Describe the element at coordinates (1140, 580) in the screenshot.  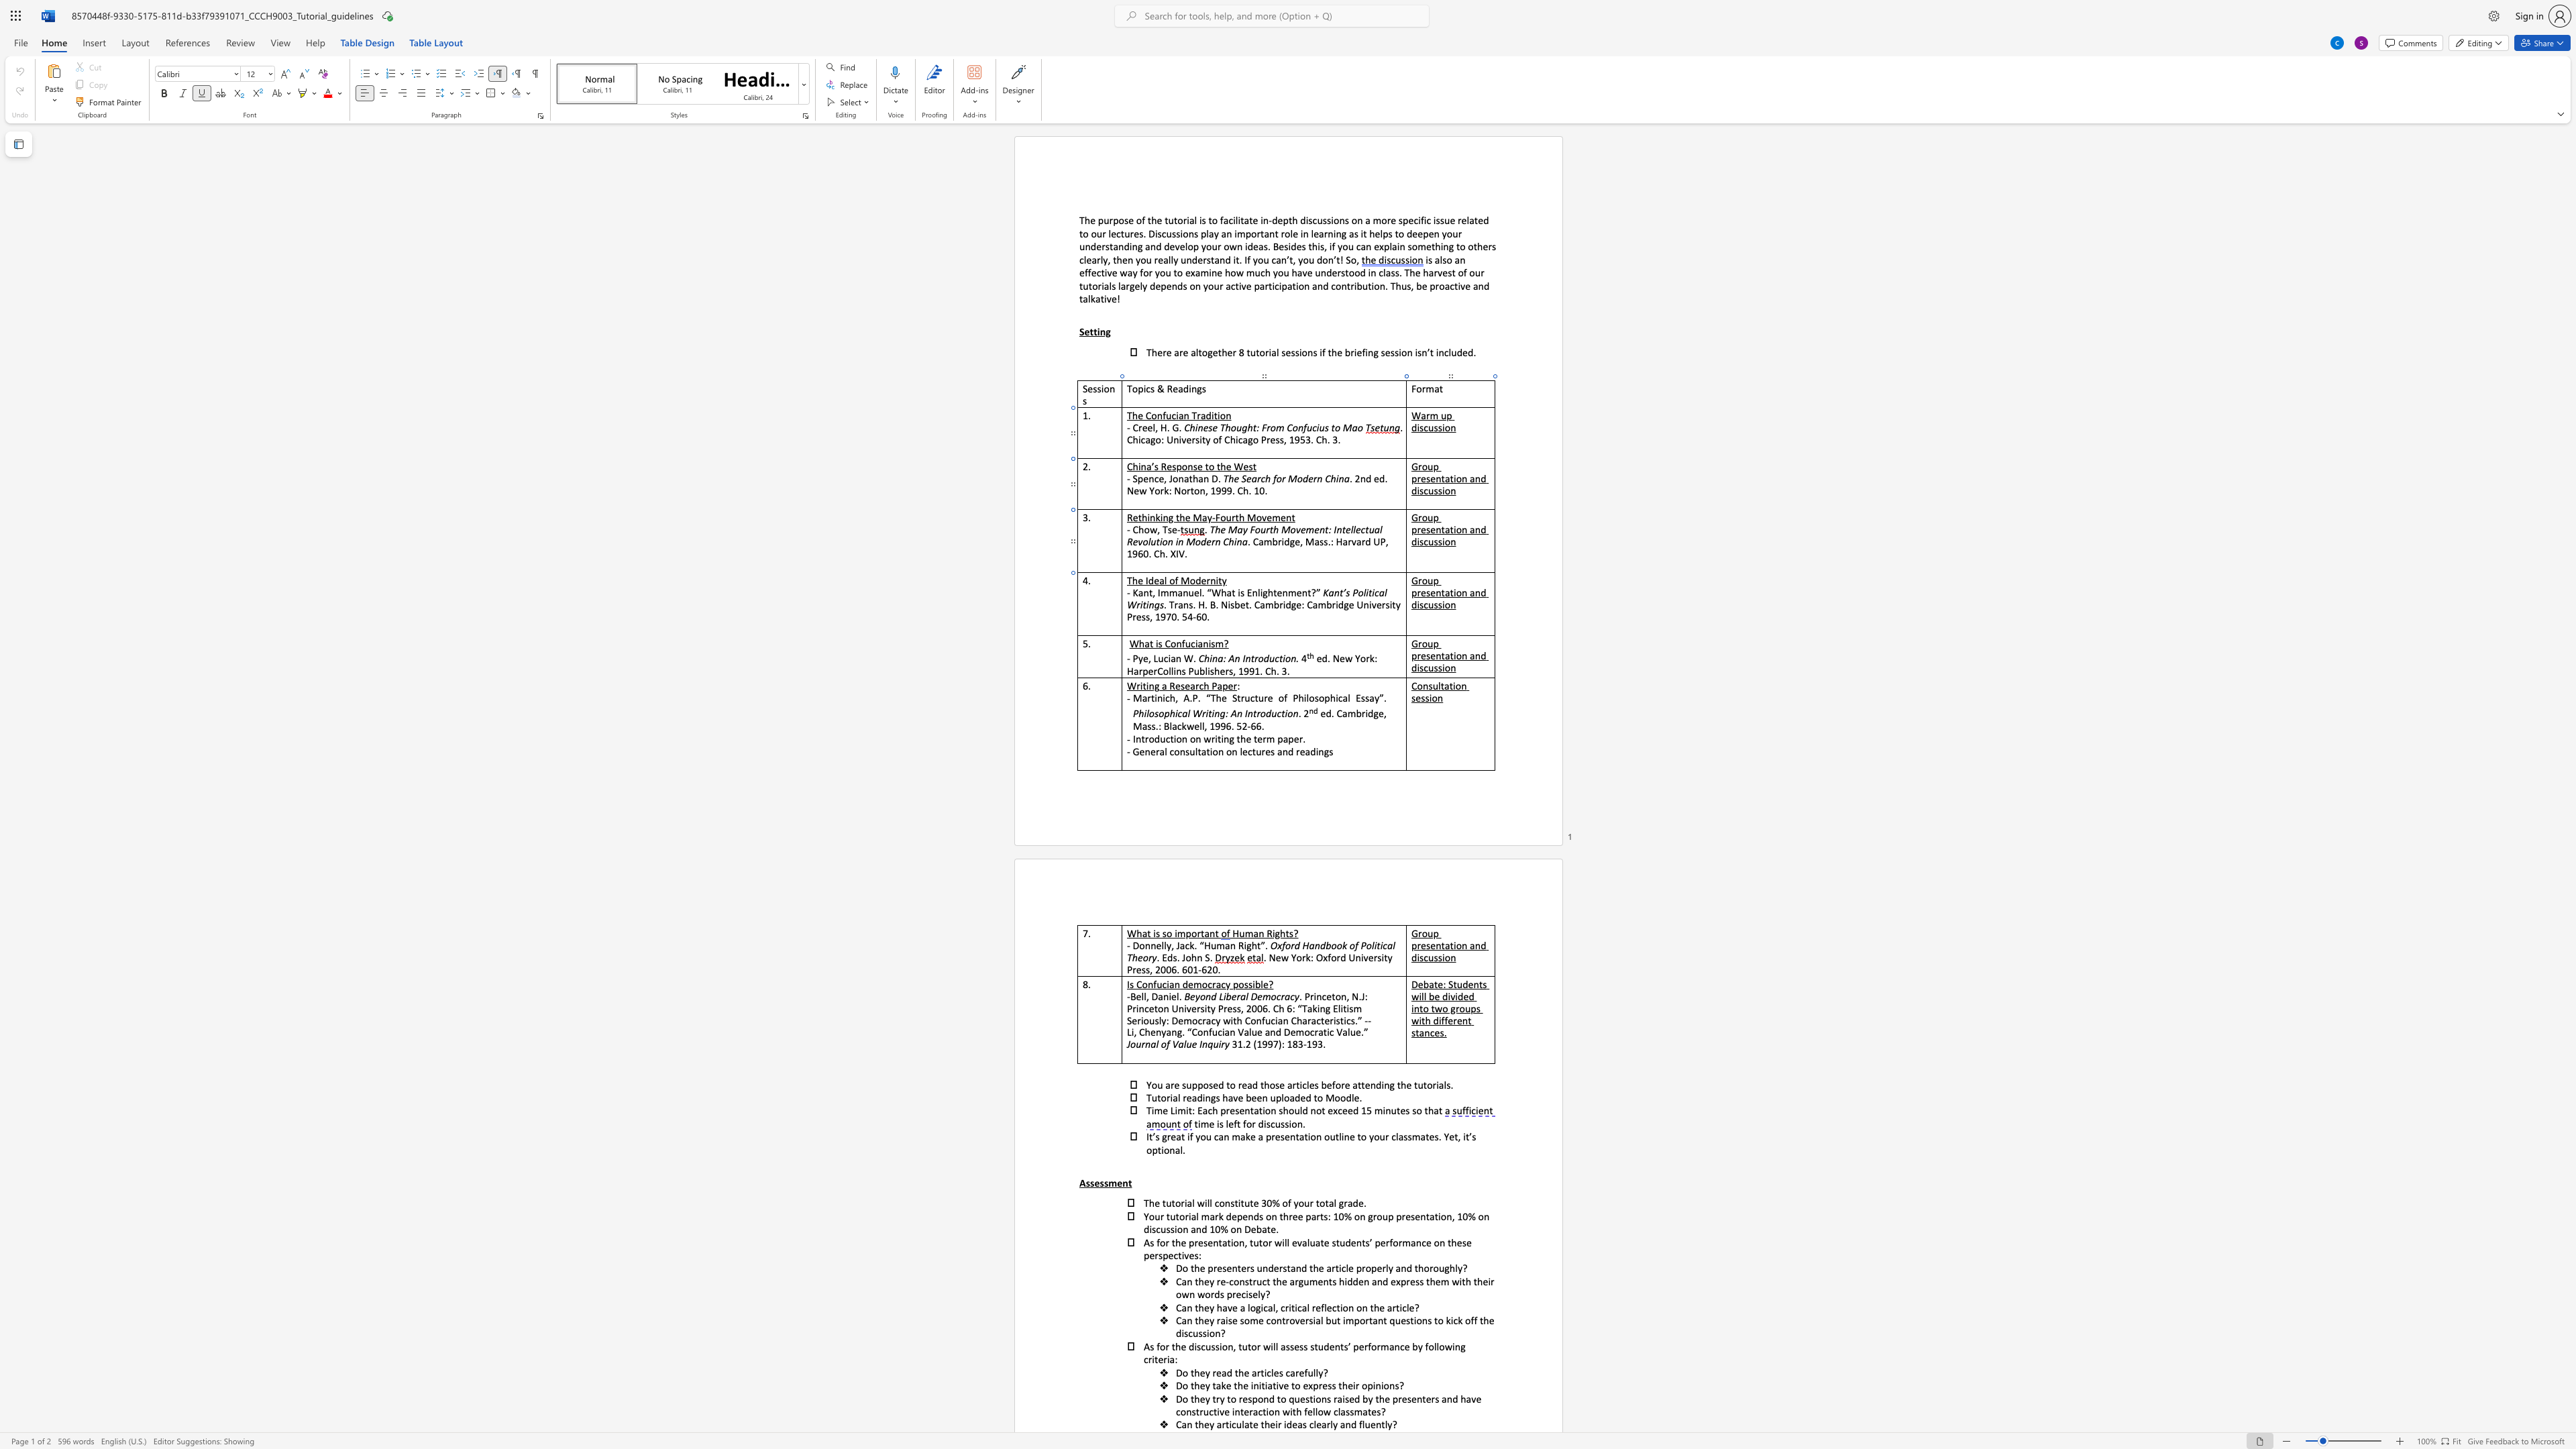
I see `the 1th character "e" in the text` at that location.